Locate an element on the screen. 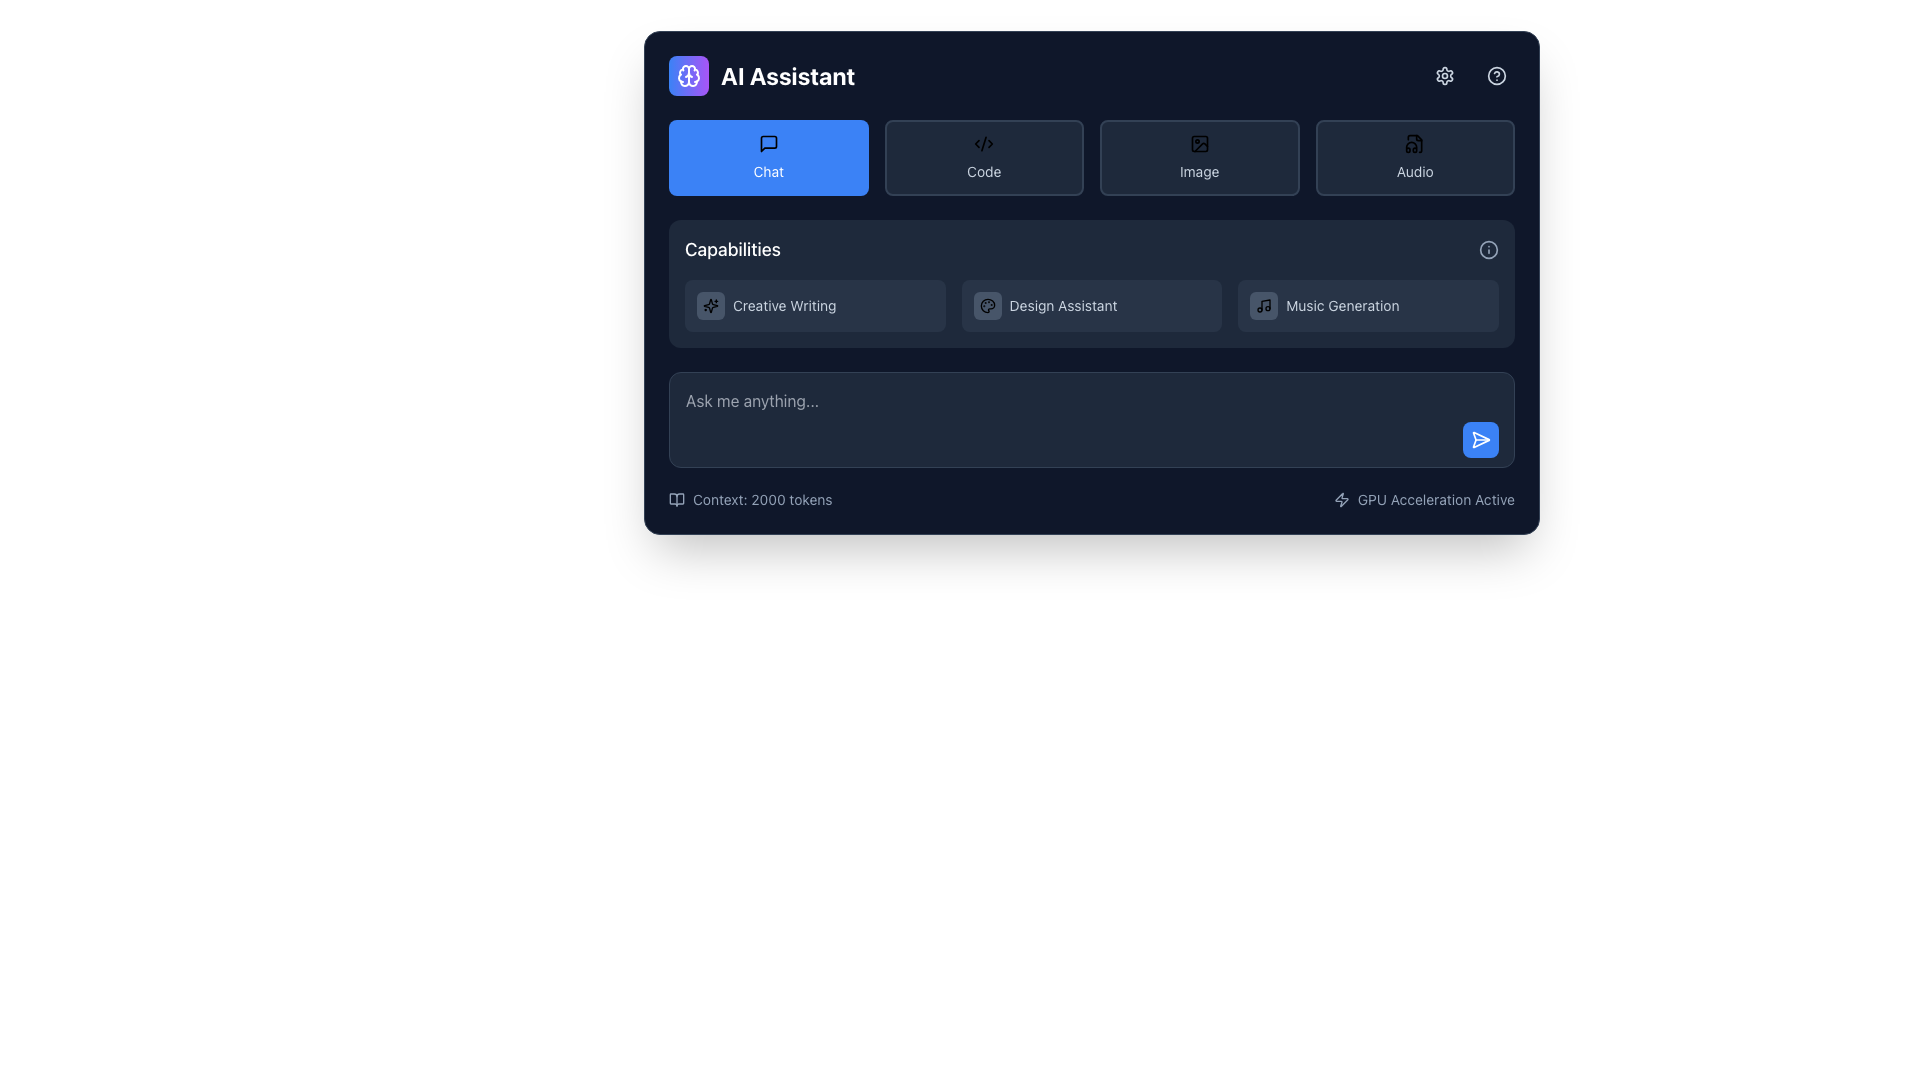 The height and width of the screenshot is (1080, 1920). the graphical icon representing an audio file located in the 'Audio' section of the interface, which features a curled corner and a waveform design is located at coordinates (1410, 146).